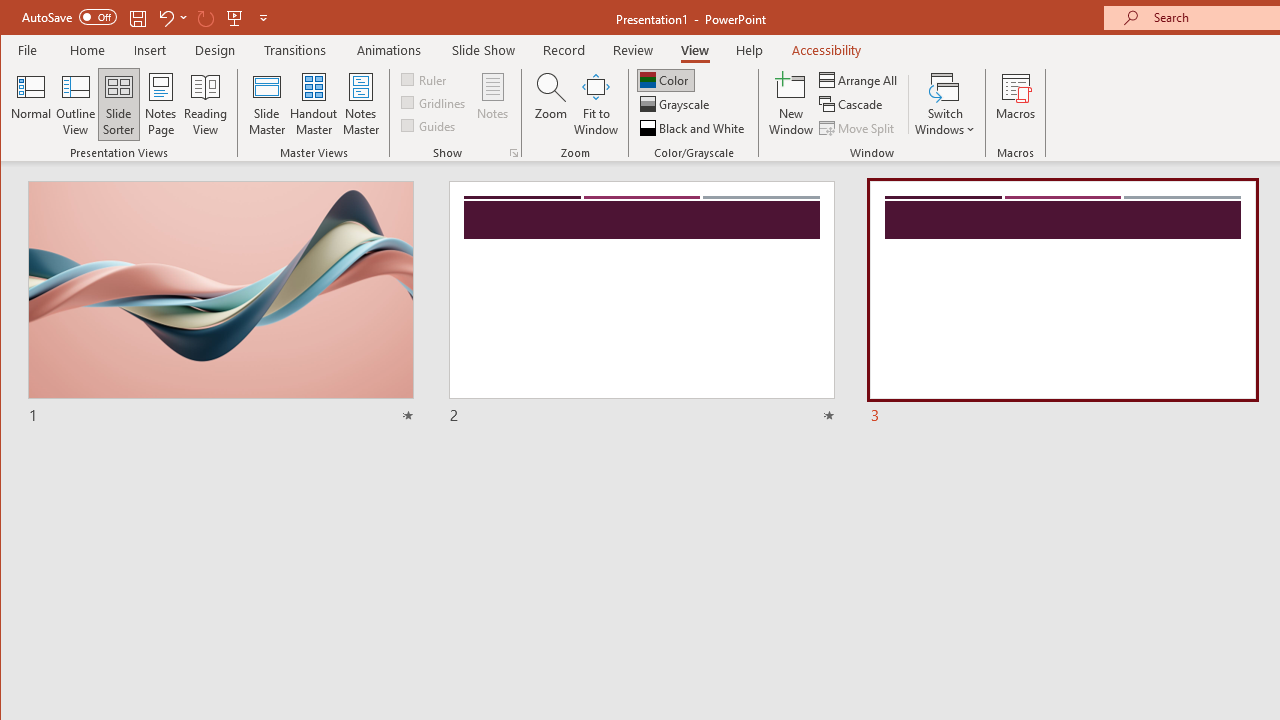 The image size is (1280, 720). I want to click on 'Fit to Window', so click(595, 104).